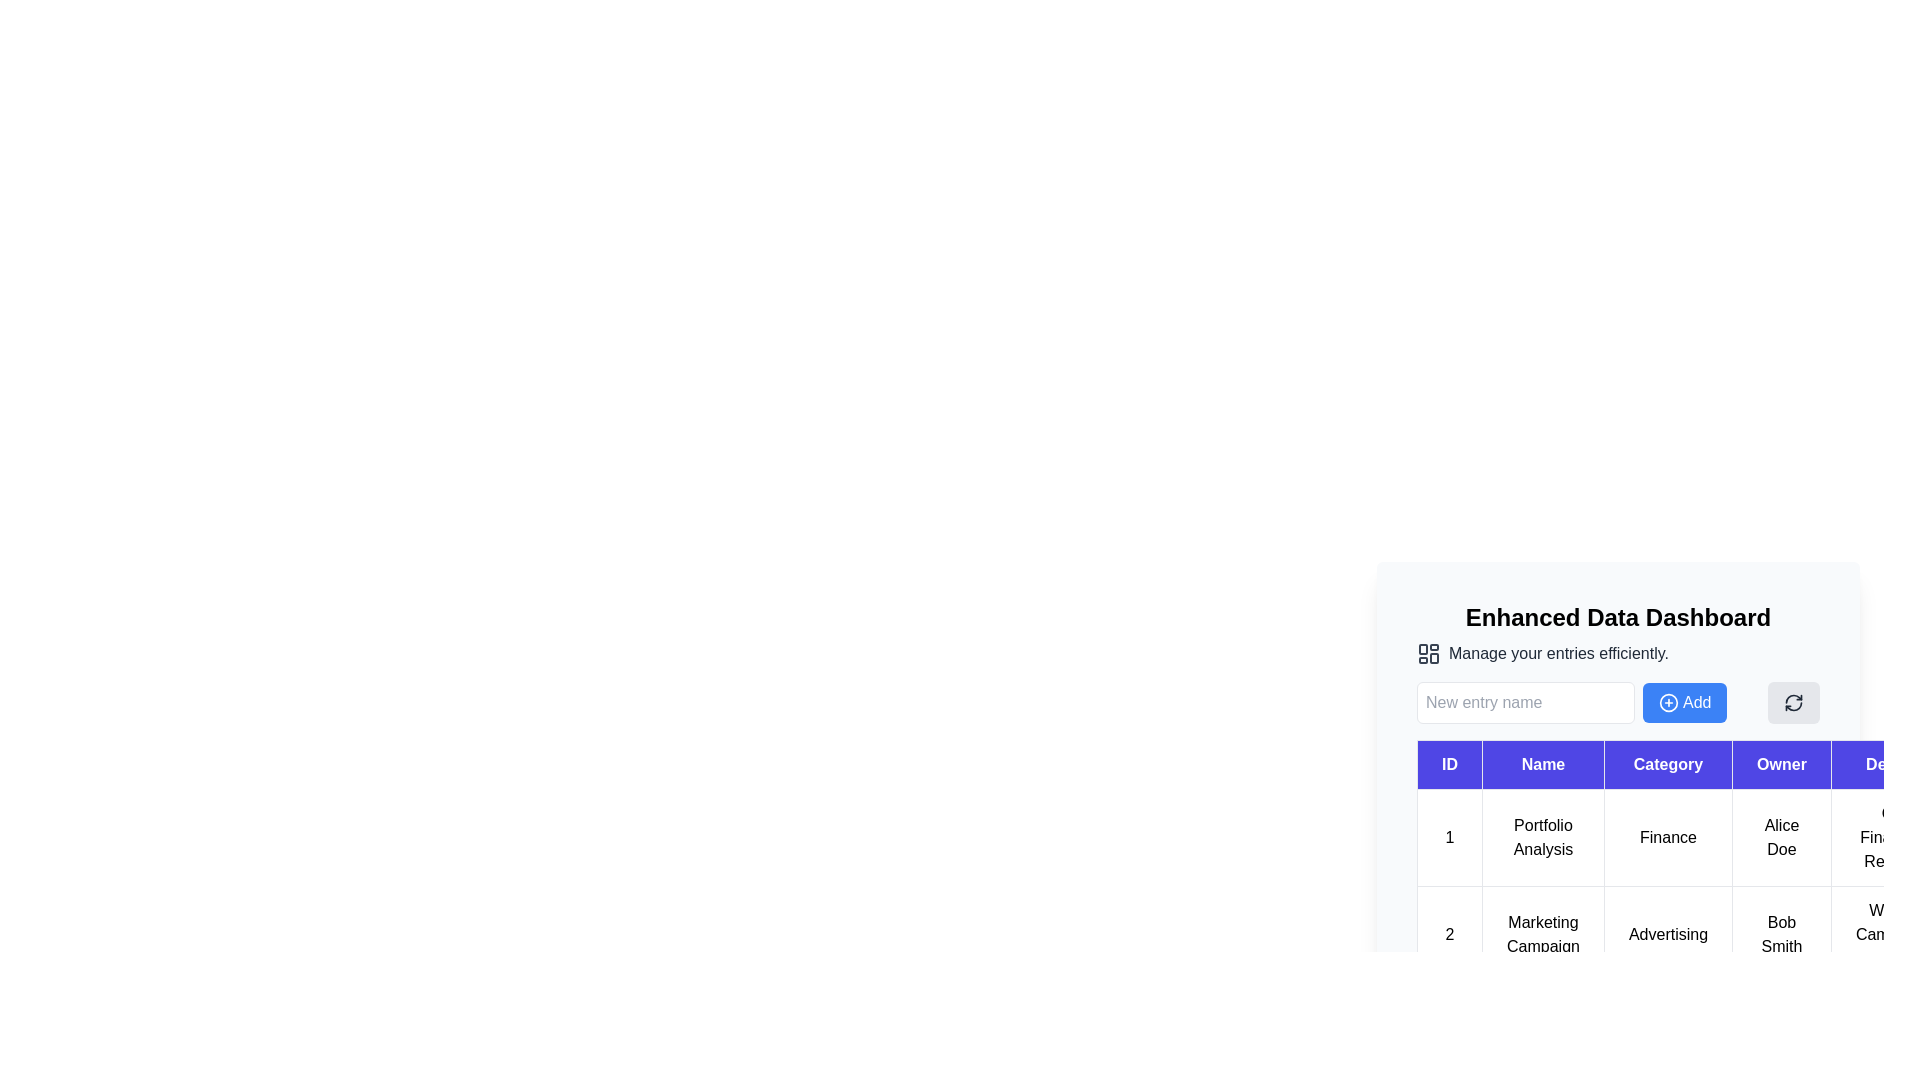  What do you see at coordinates (1781, 837) in the screenshot?
I see `text content of the label displaying 'Alice Doe' located under the 'Owner' column in the first row of the data table` at bounding box center [1781, 837].